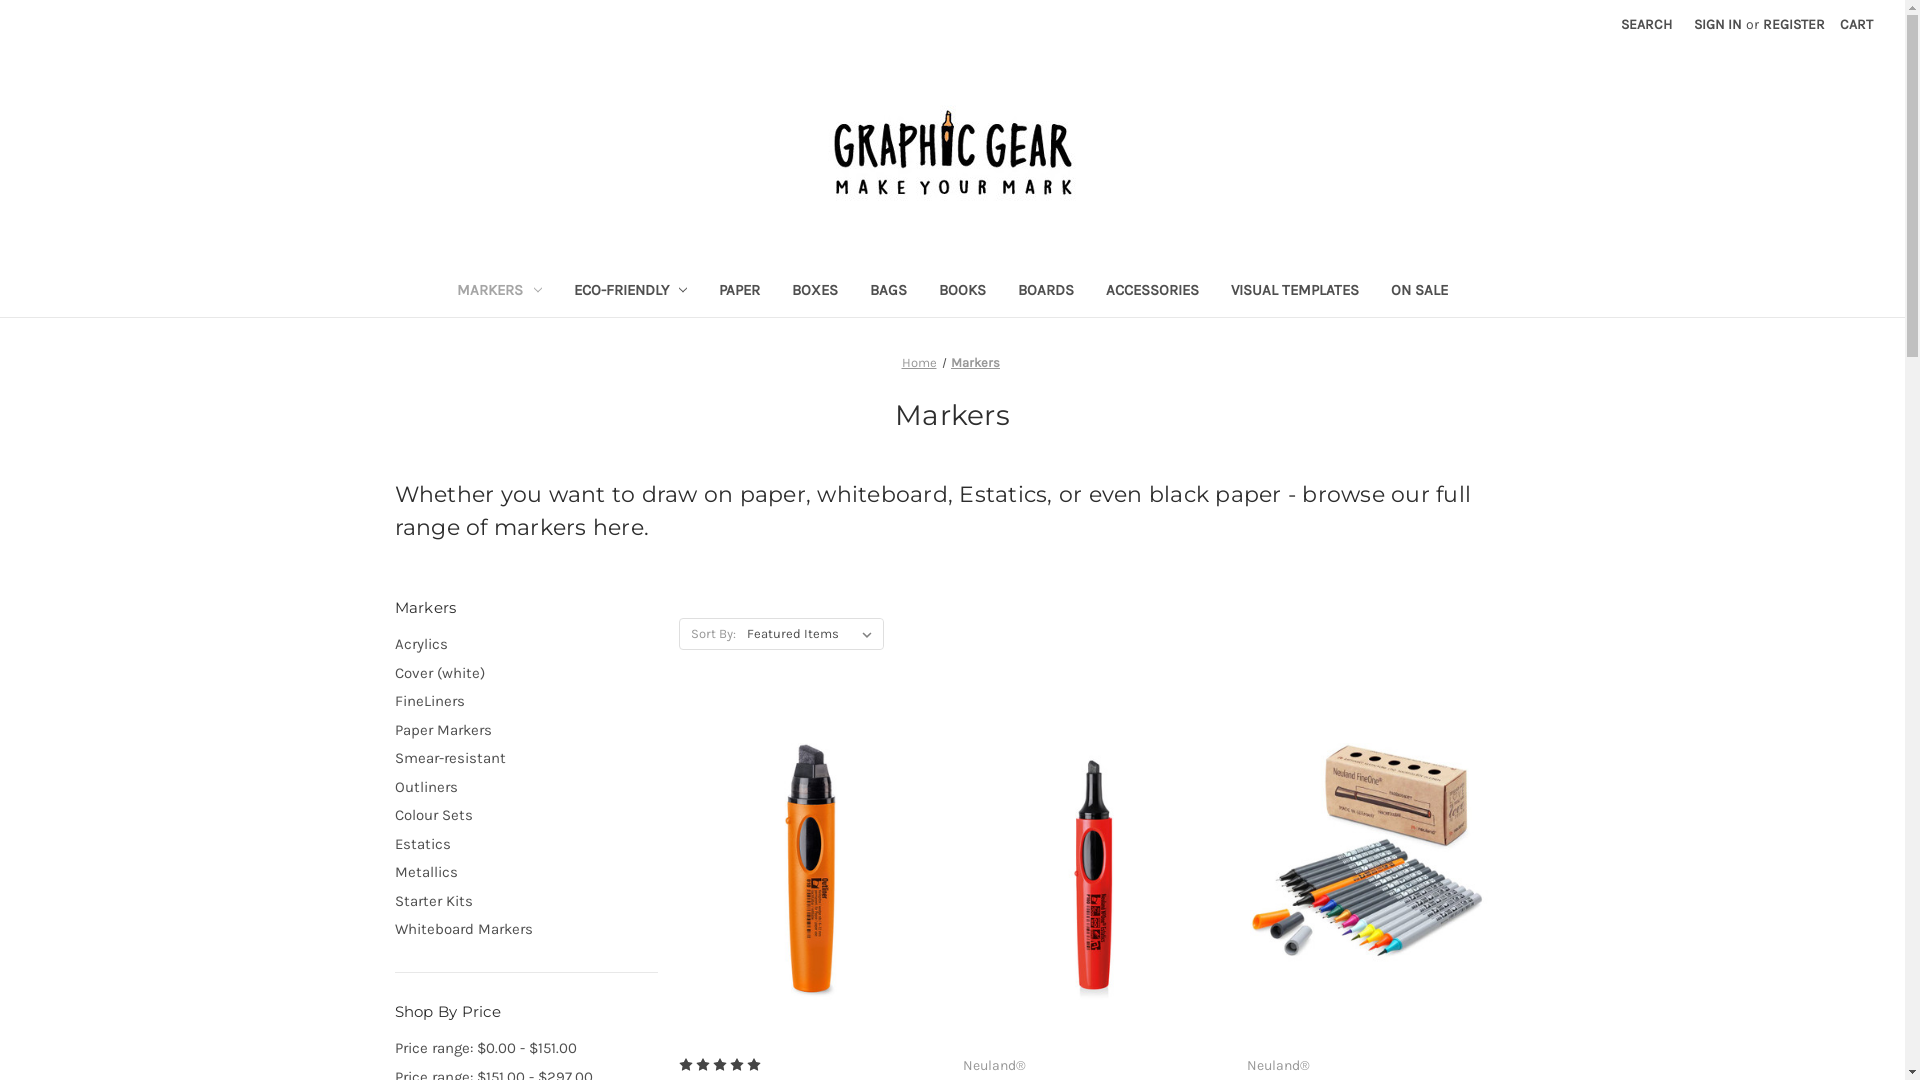  Describe the element at coordinates (393, 901) in the screenshot. I see `'Starter Kits'` at that location.